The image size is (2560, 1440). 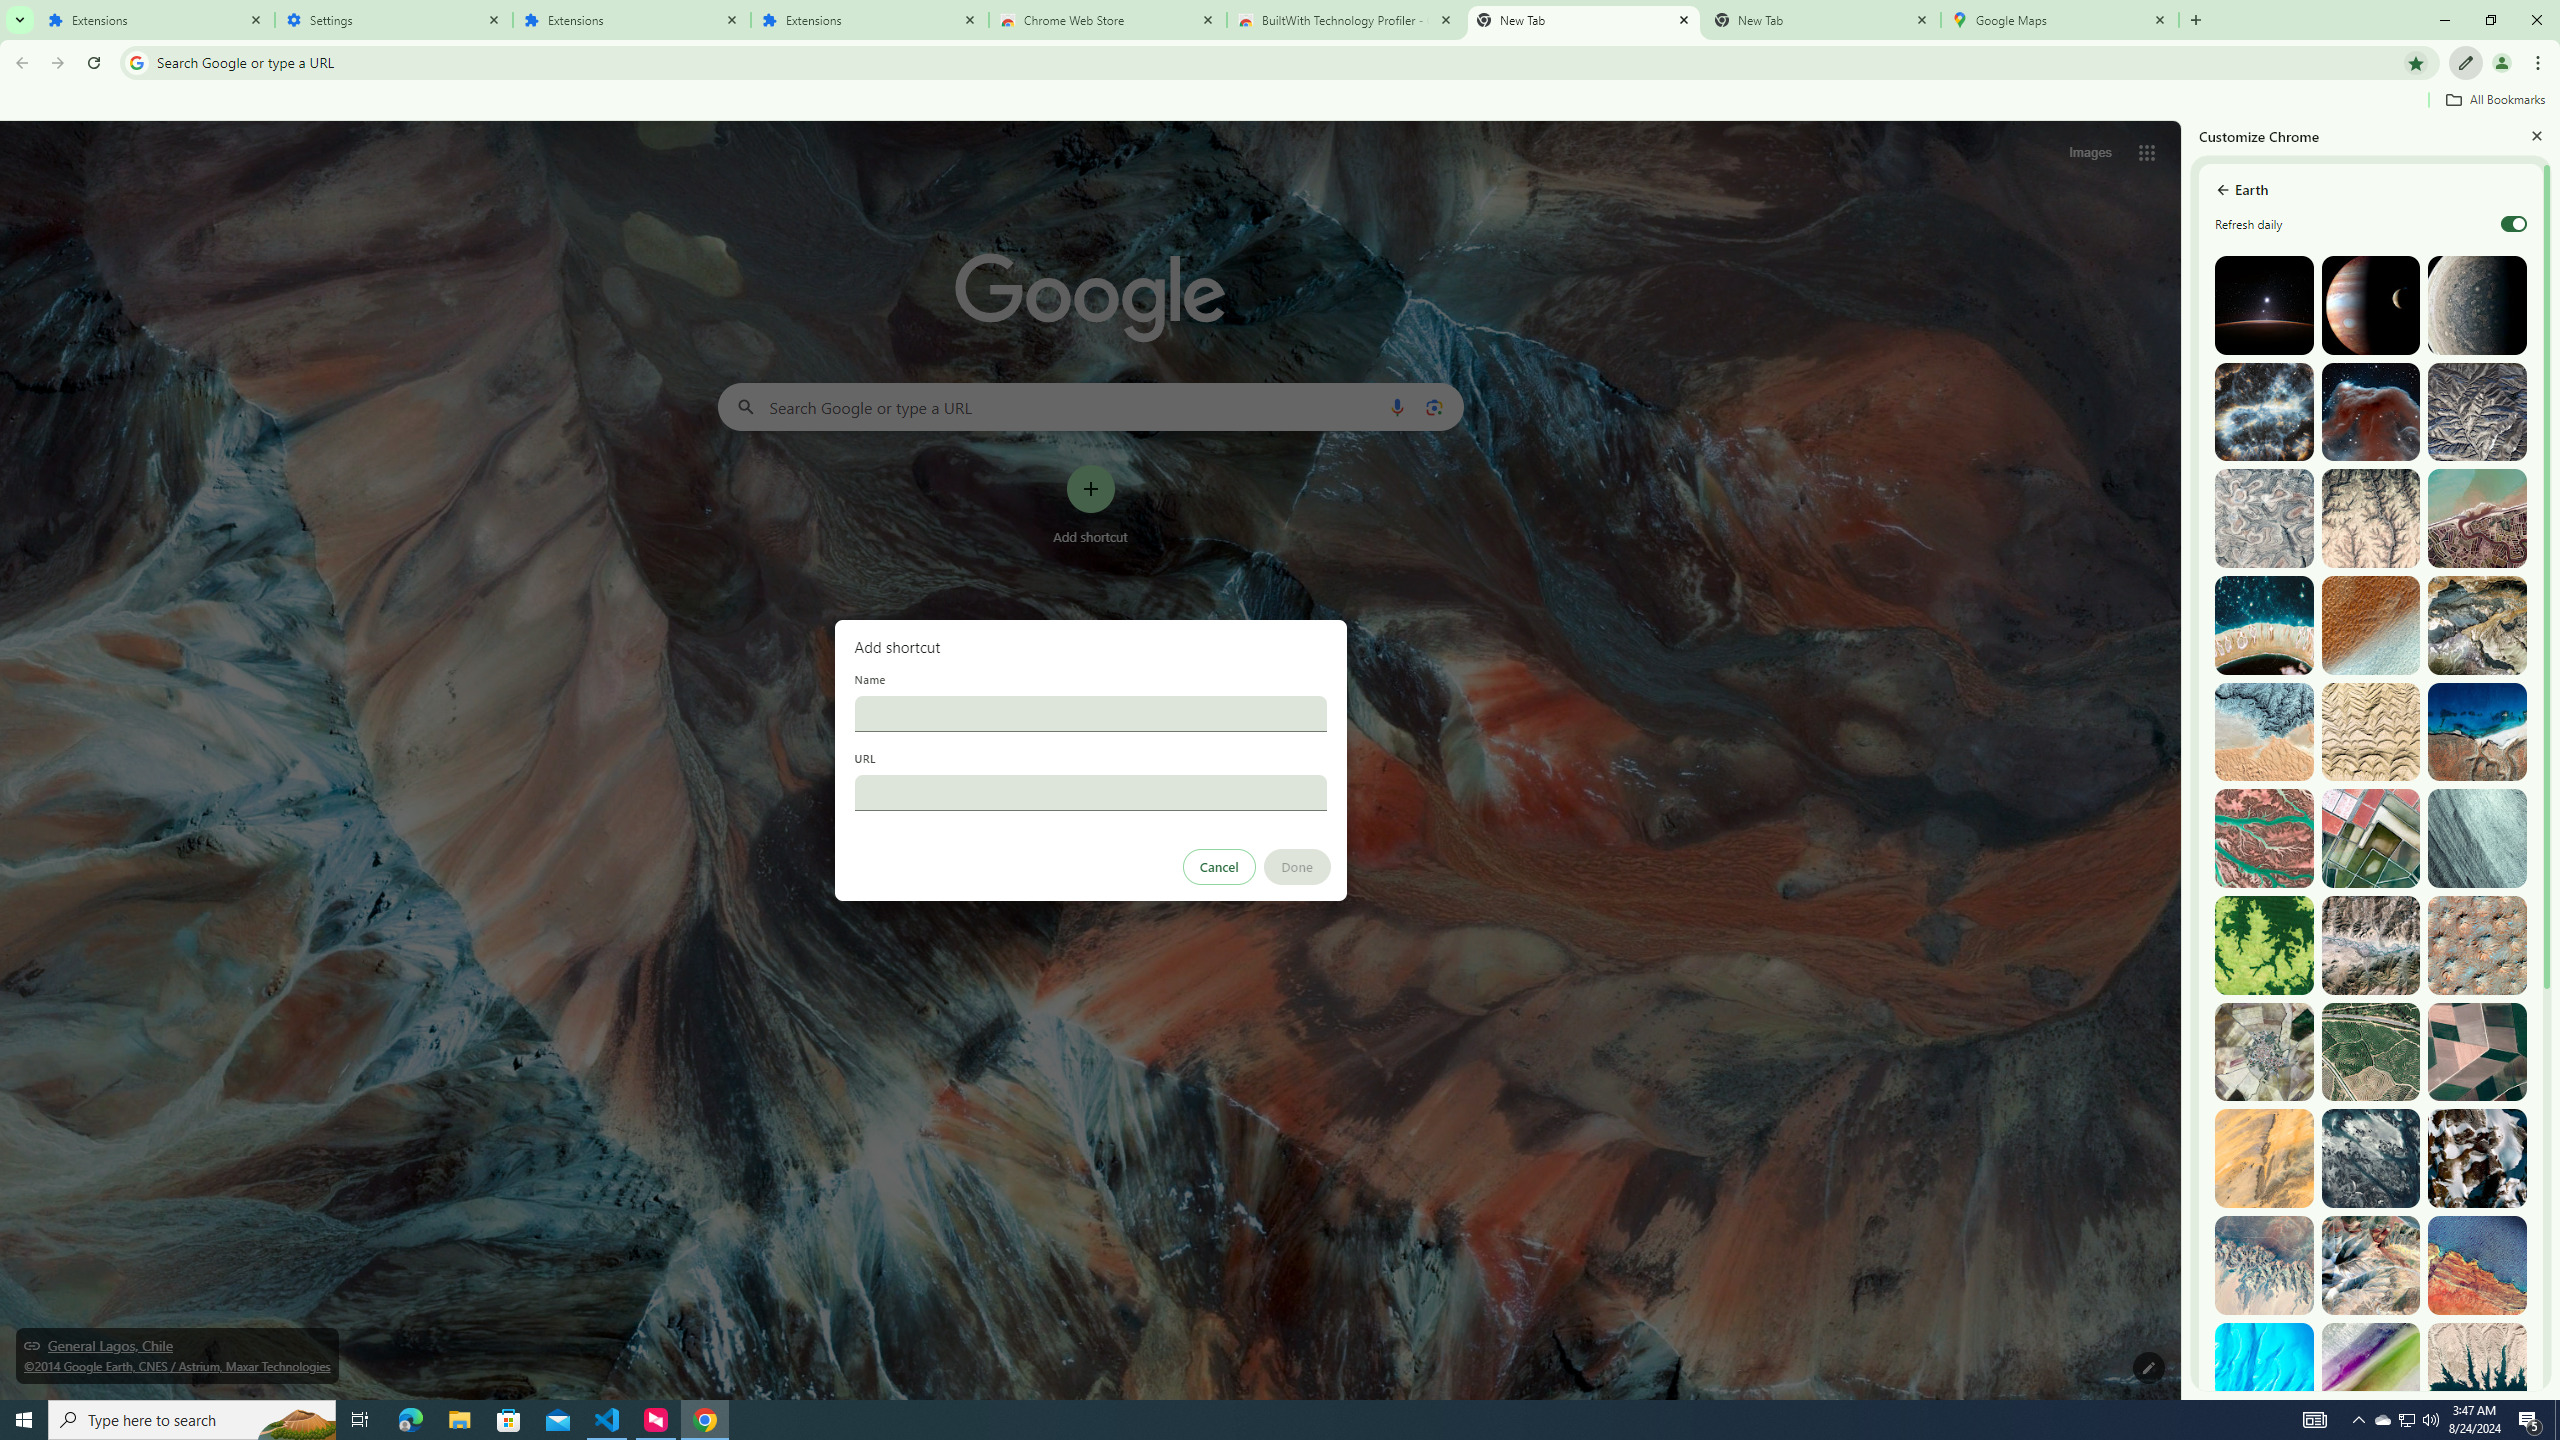 I want to click on 'URL', so click(x=1089, y=792).